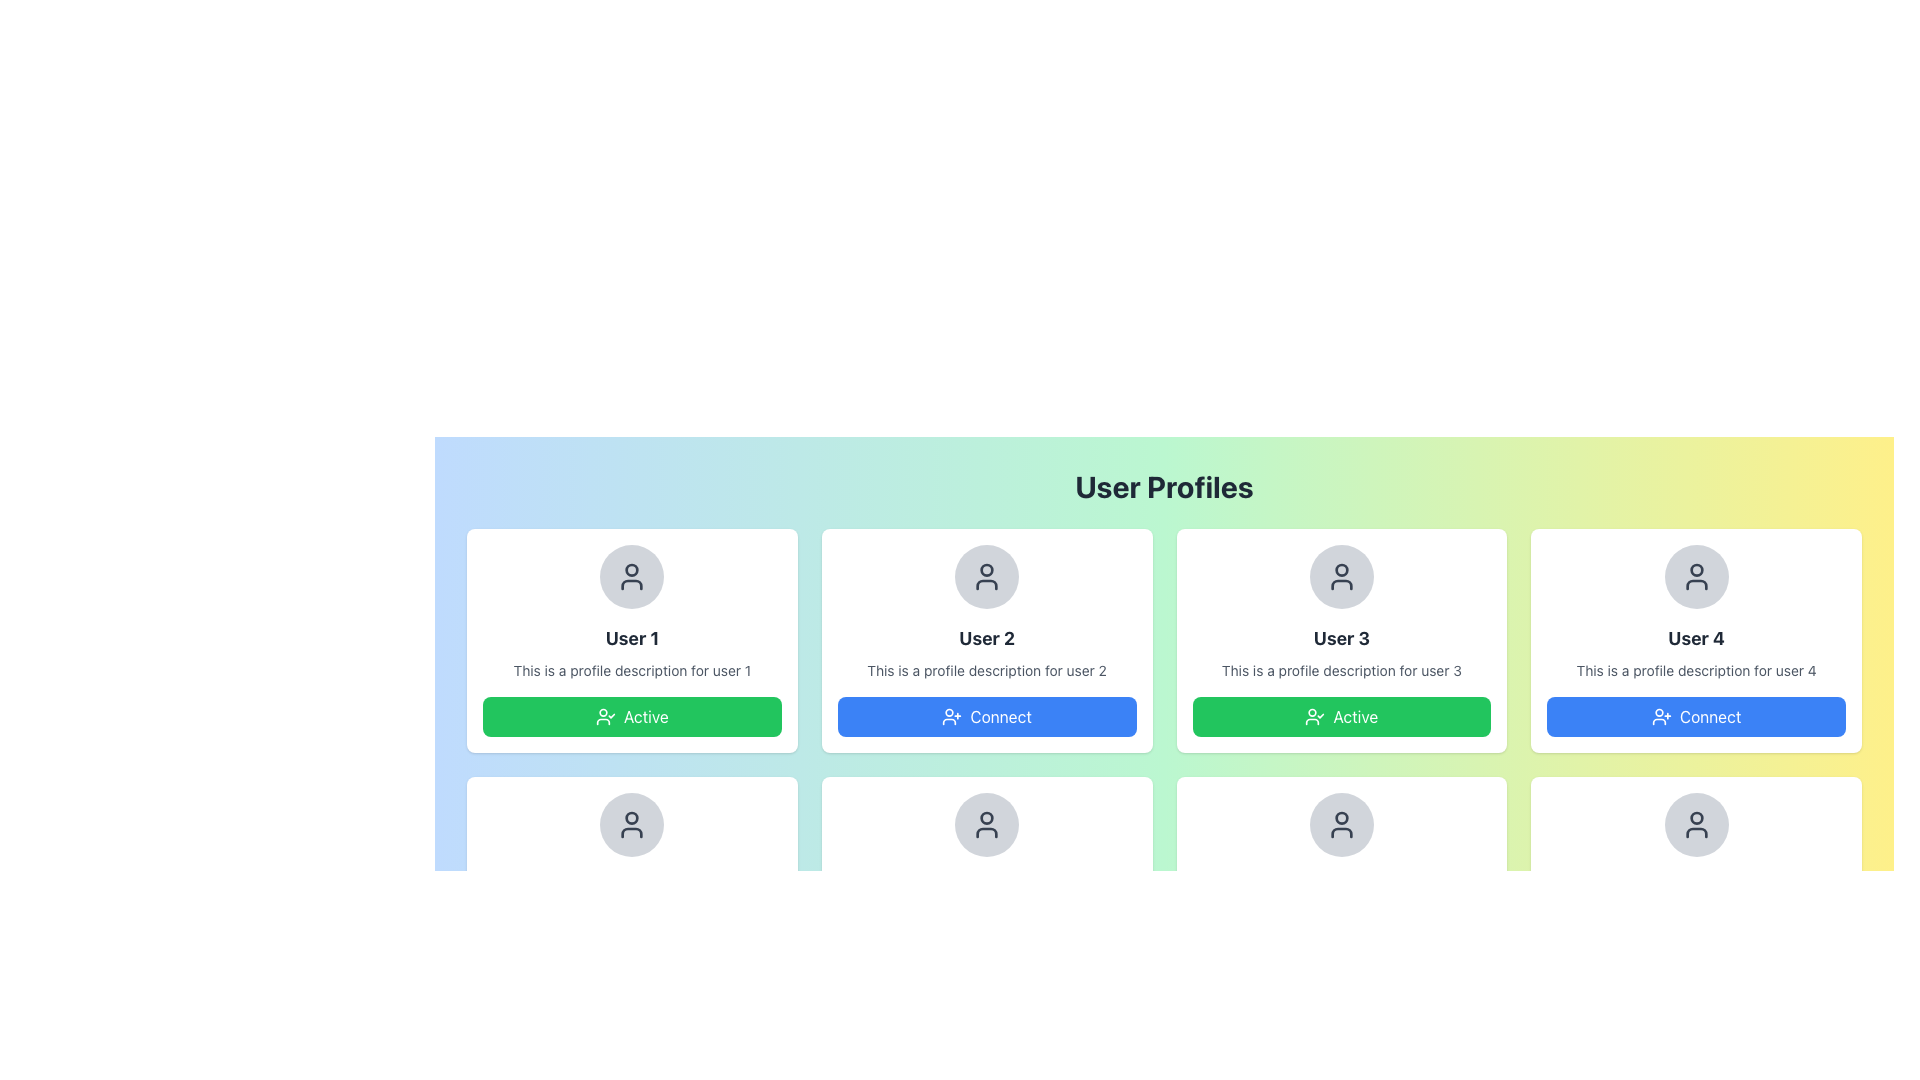  I want to click on the person icon with a gray color located in the second user card from the left, beneath the text 'User 2', so click(987, 577).